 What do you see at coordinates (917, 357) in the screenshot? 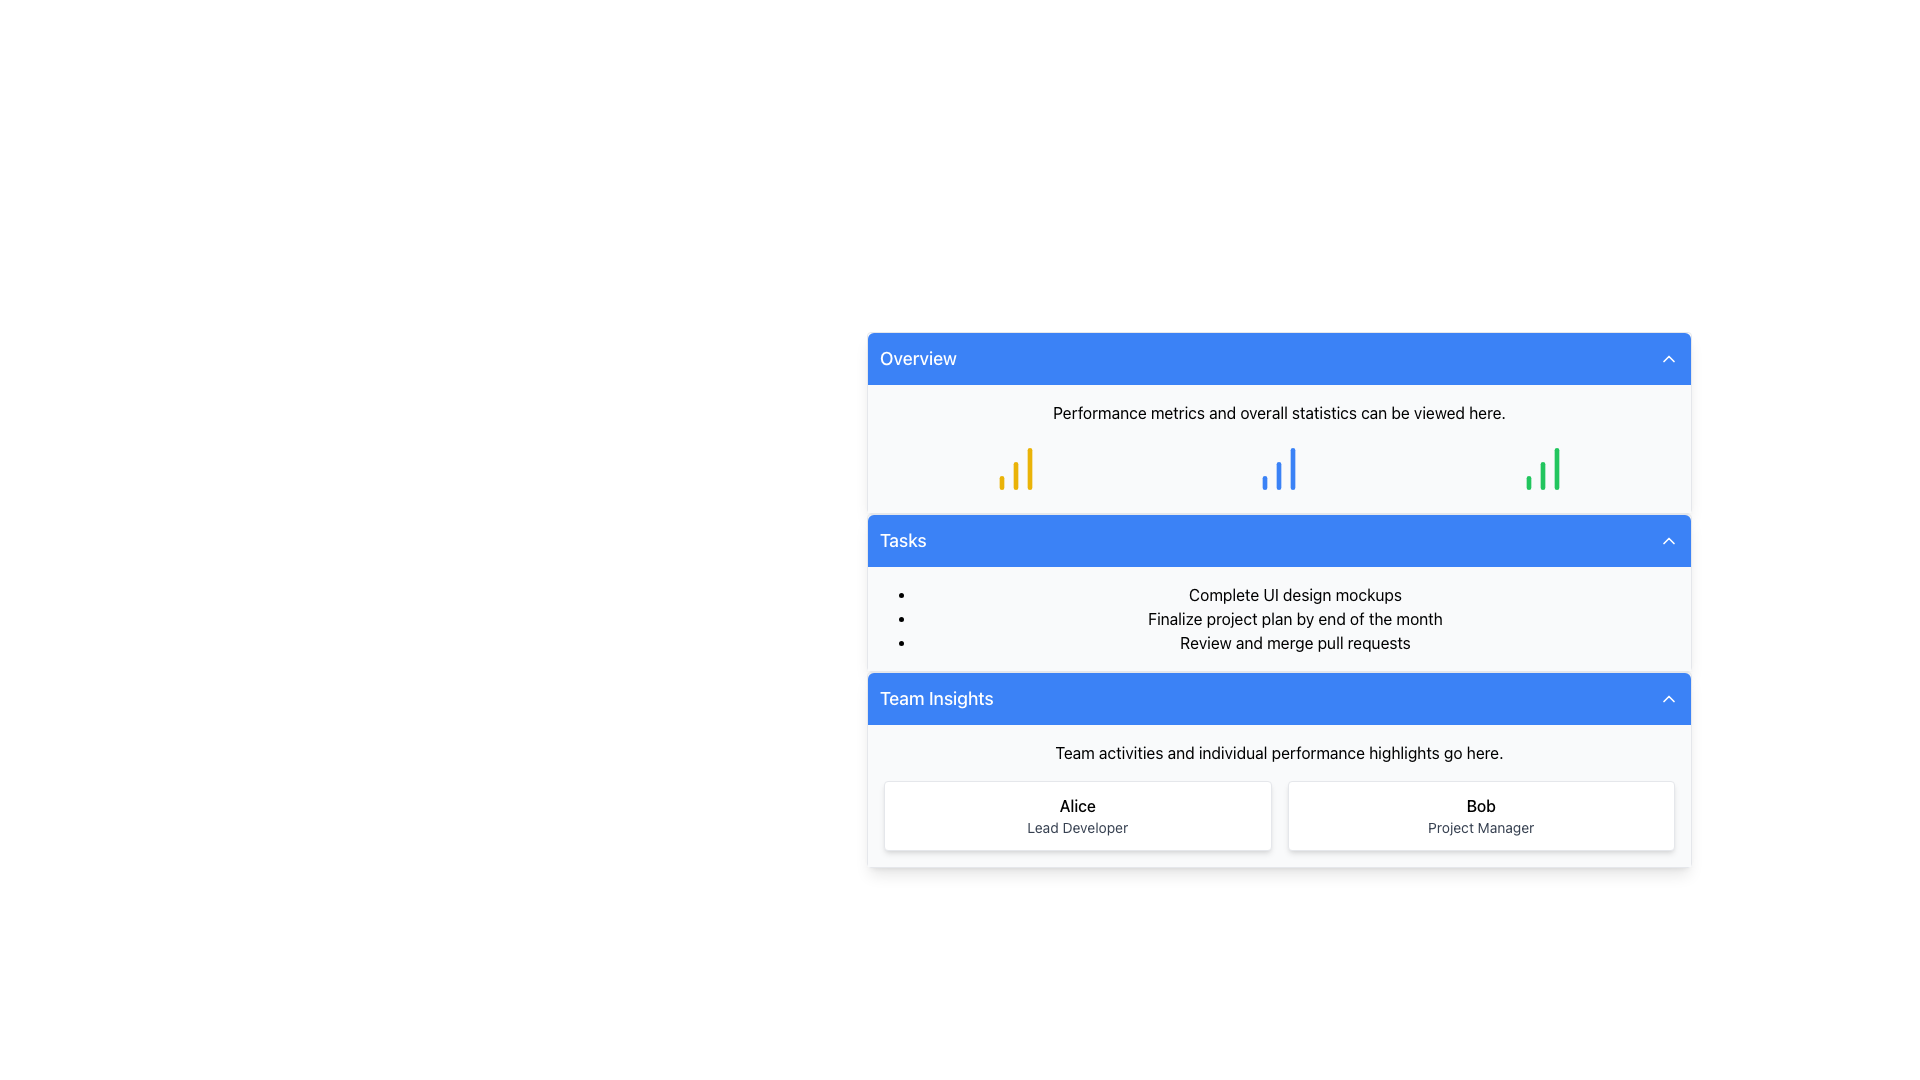
I see `the 'Overview' text label located at the top left of the blue bar in the header row, which serves as a section title and is not interactive` at bounding box center [917, 357].